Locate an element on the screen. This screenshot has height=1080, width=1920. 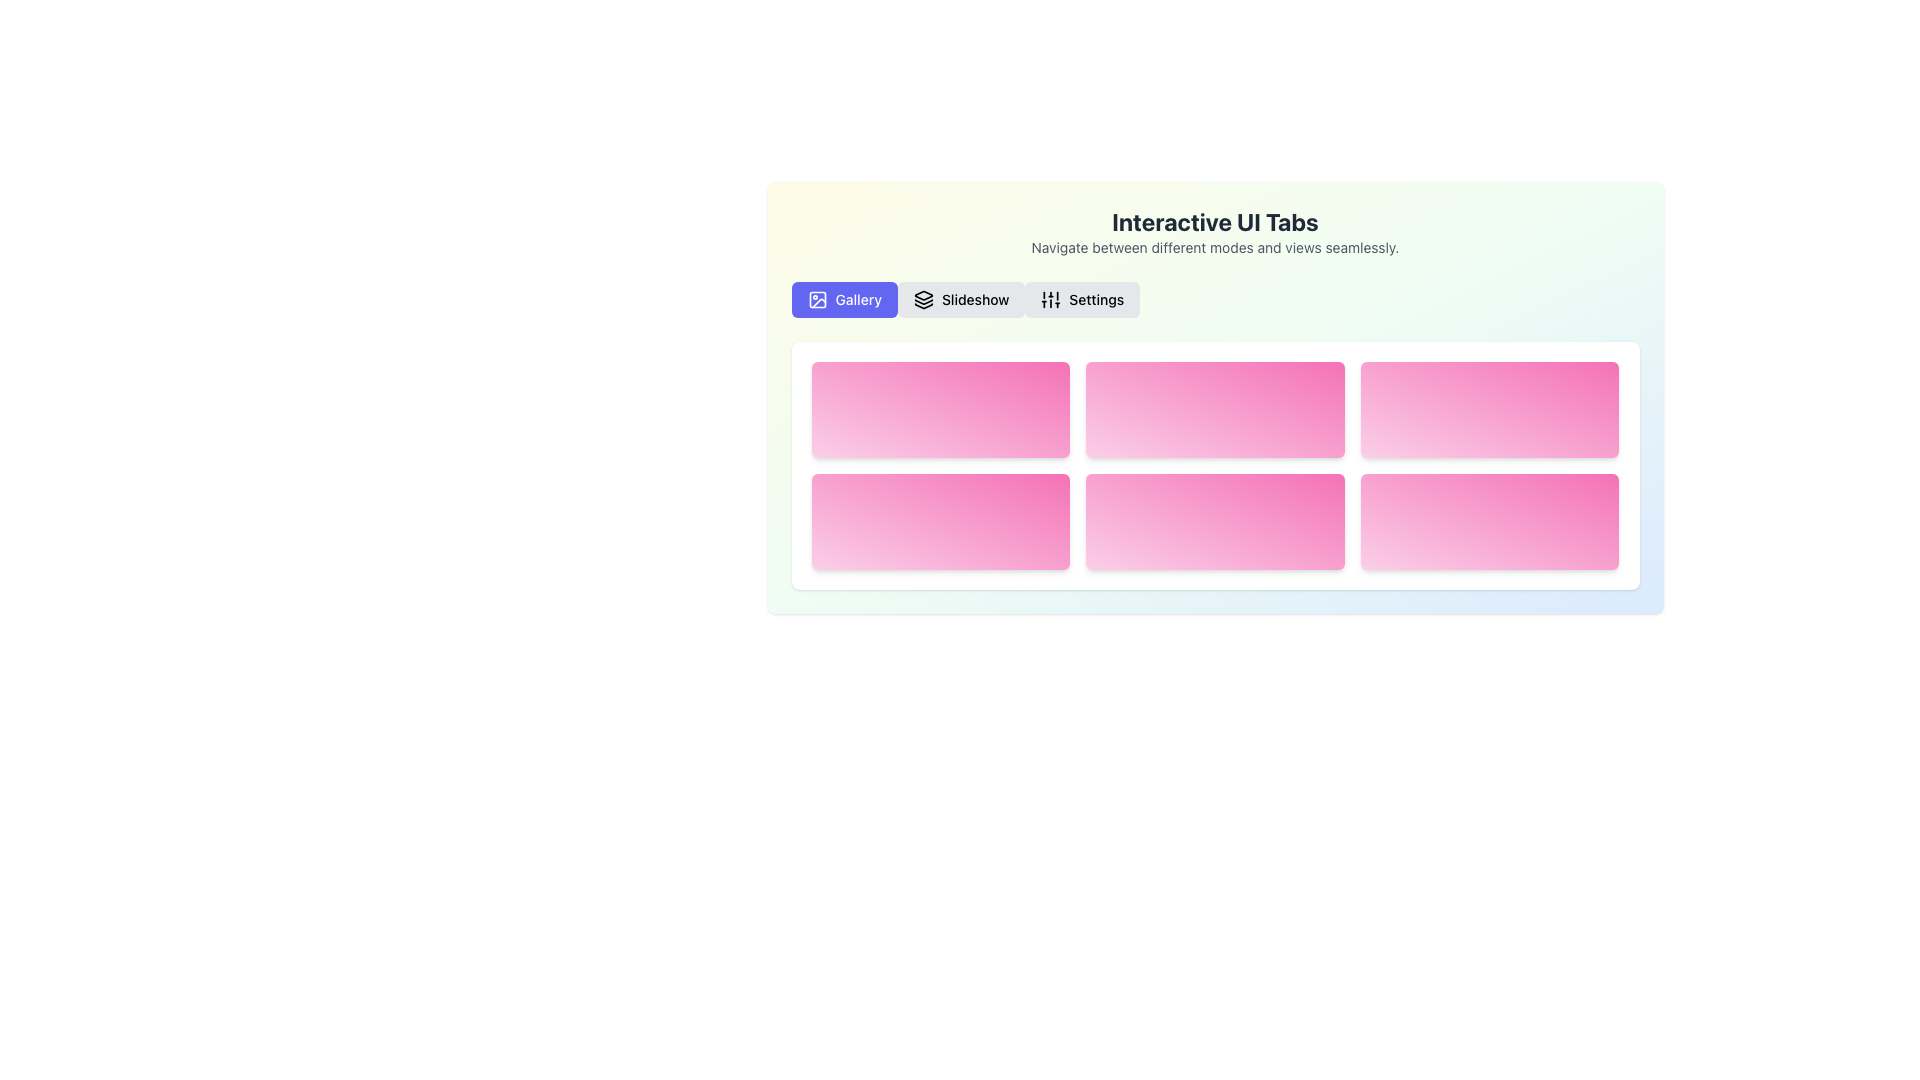
the 'Gallery' text label, which is styled with white text on a blue background and is located in the button group at the top-left of the interface is located at coordinates (858, 300).